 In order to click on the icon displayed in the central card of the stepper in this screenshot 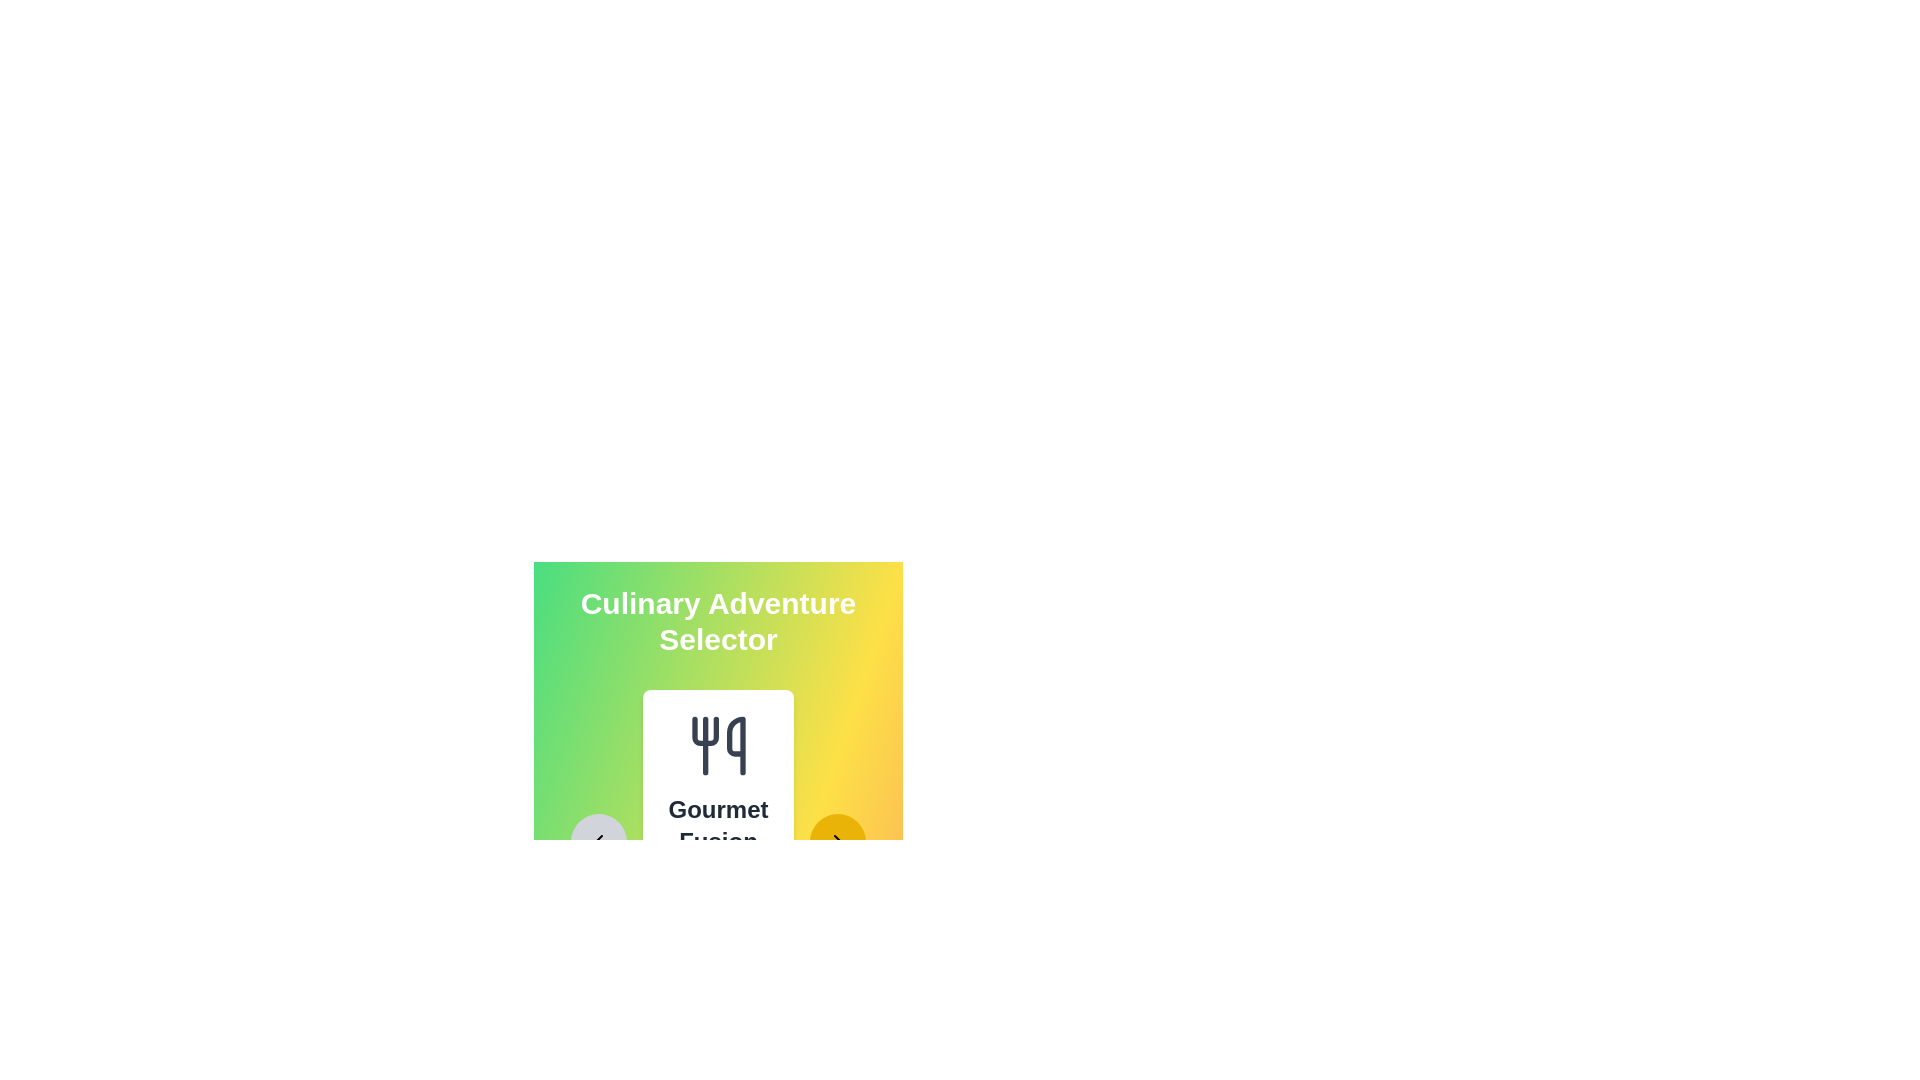, I will do `click(718, 745)`.